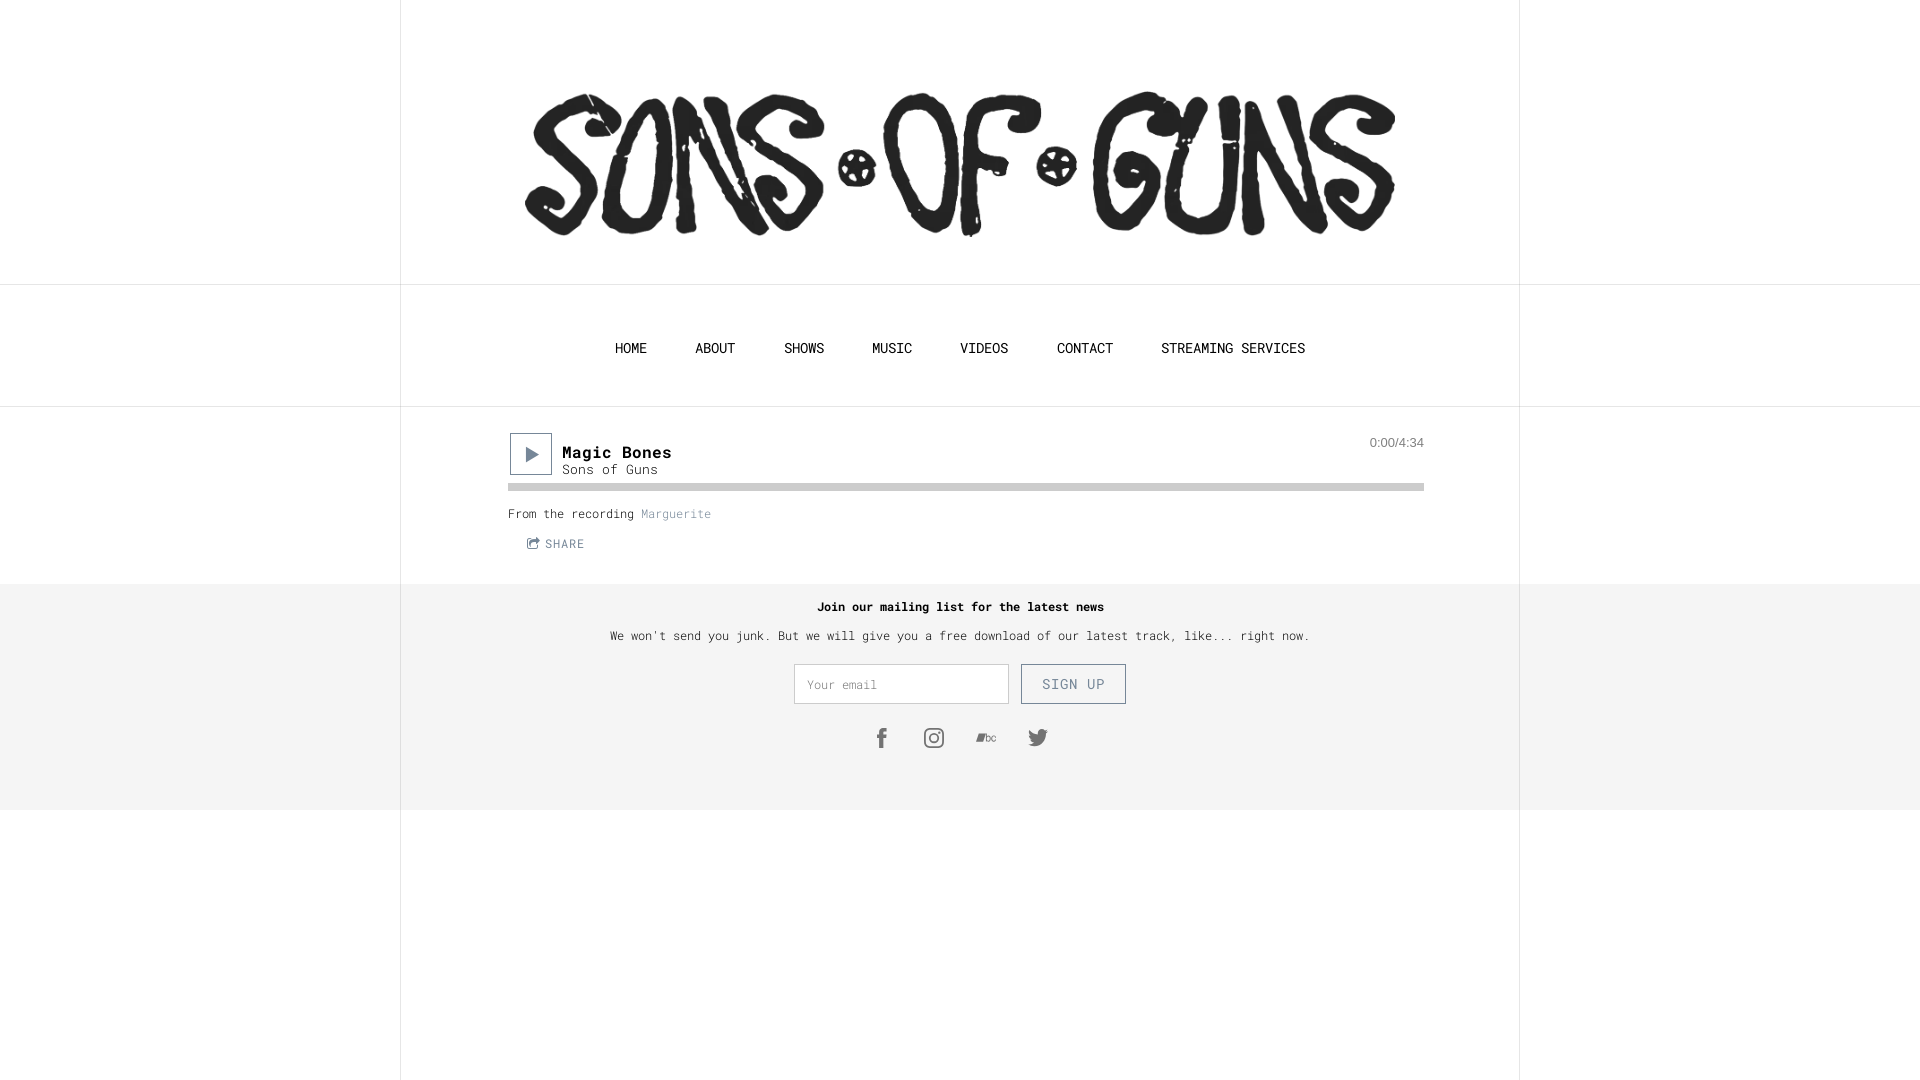 This screenshot has height=1080, width=1920. What do you see at coordinates (676, 512) in the screenshot?
I see `'Marguerite'` at bounding box center [676, 512].